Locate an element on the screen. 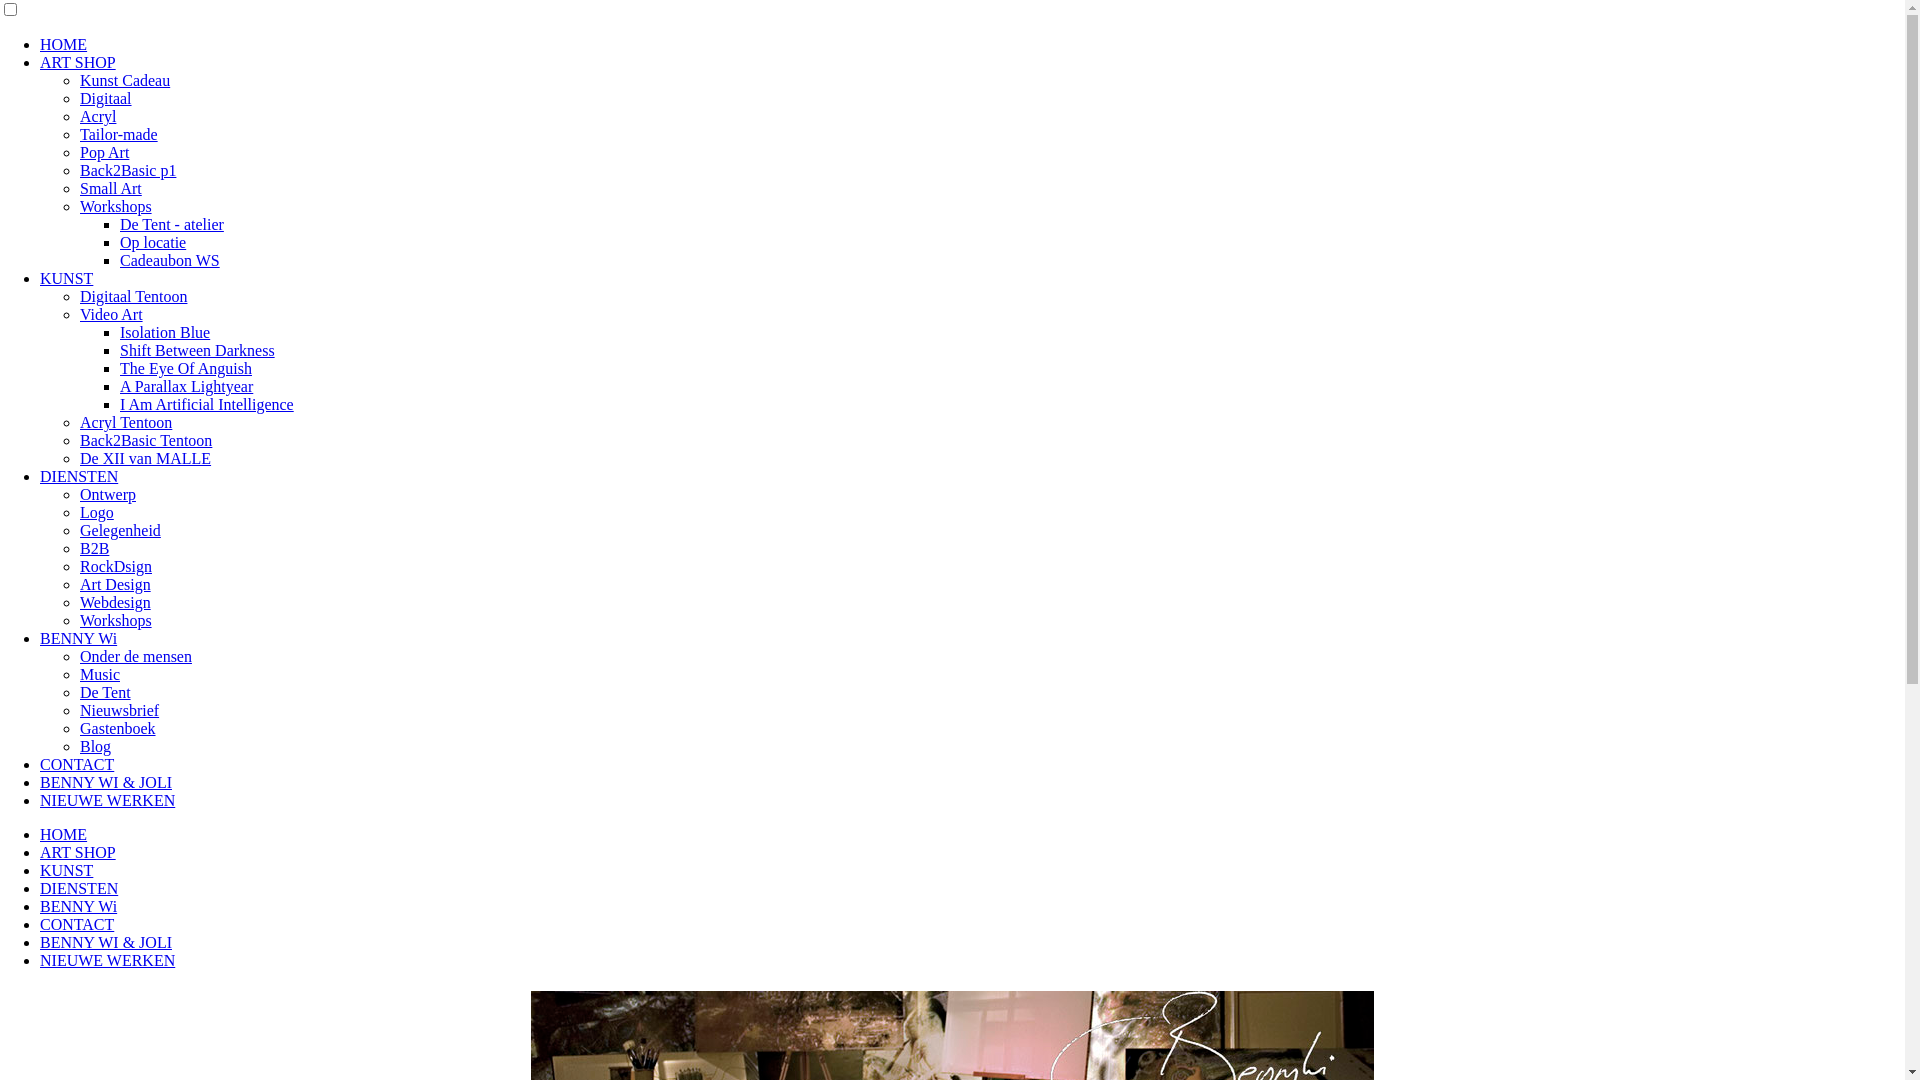  'Acryl' is located at coordinates (96, 116).